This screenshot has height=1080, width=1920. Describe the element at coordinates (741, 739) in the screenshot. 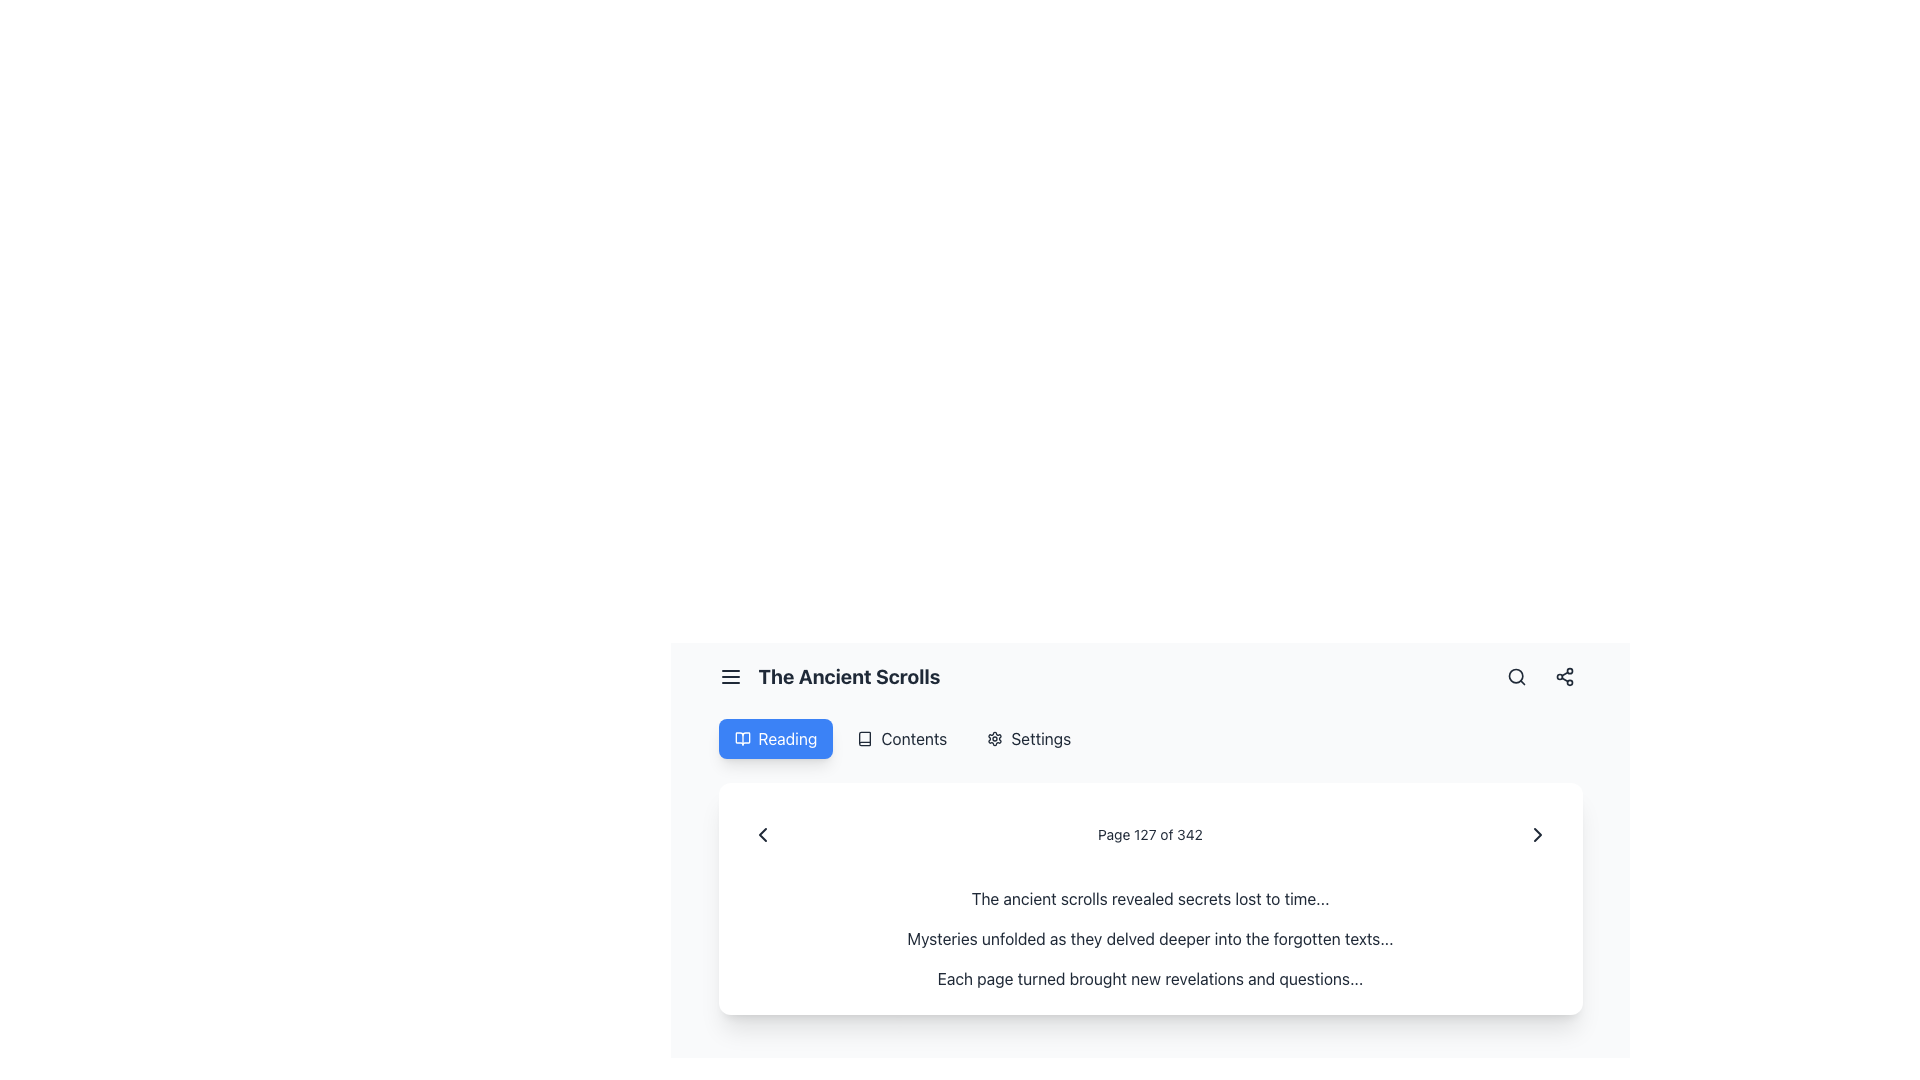

I see `the stylized book icon within the blue 'Reading' button` at that location.